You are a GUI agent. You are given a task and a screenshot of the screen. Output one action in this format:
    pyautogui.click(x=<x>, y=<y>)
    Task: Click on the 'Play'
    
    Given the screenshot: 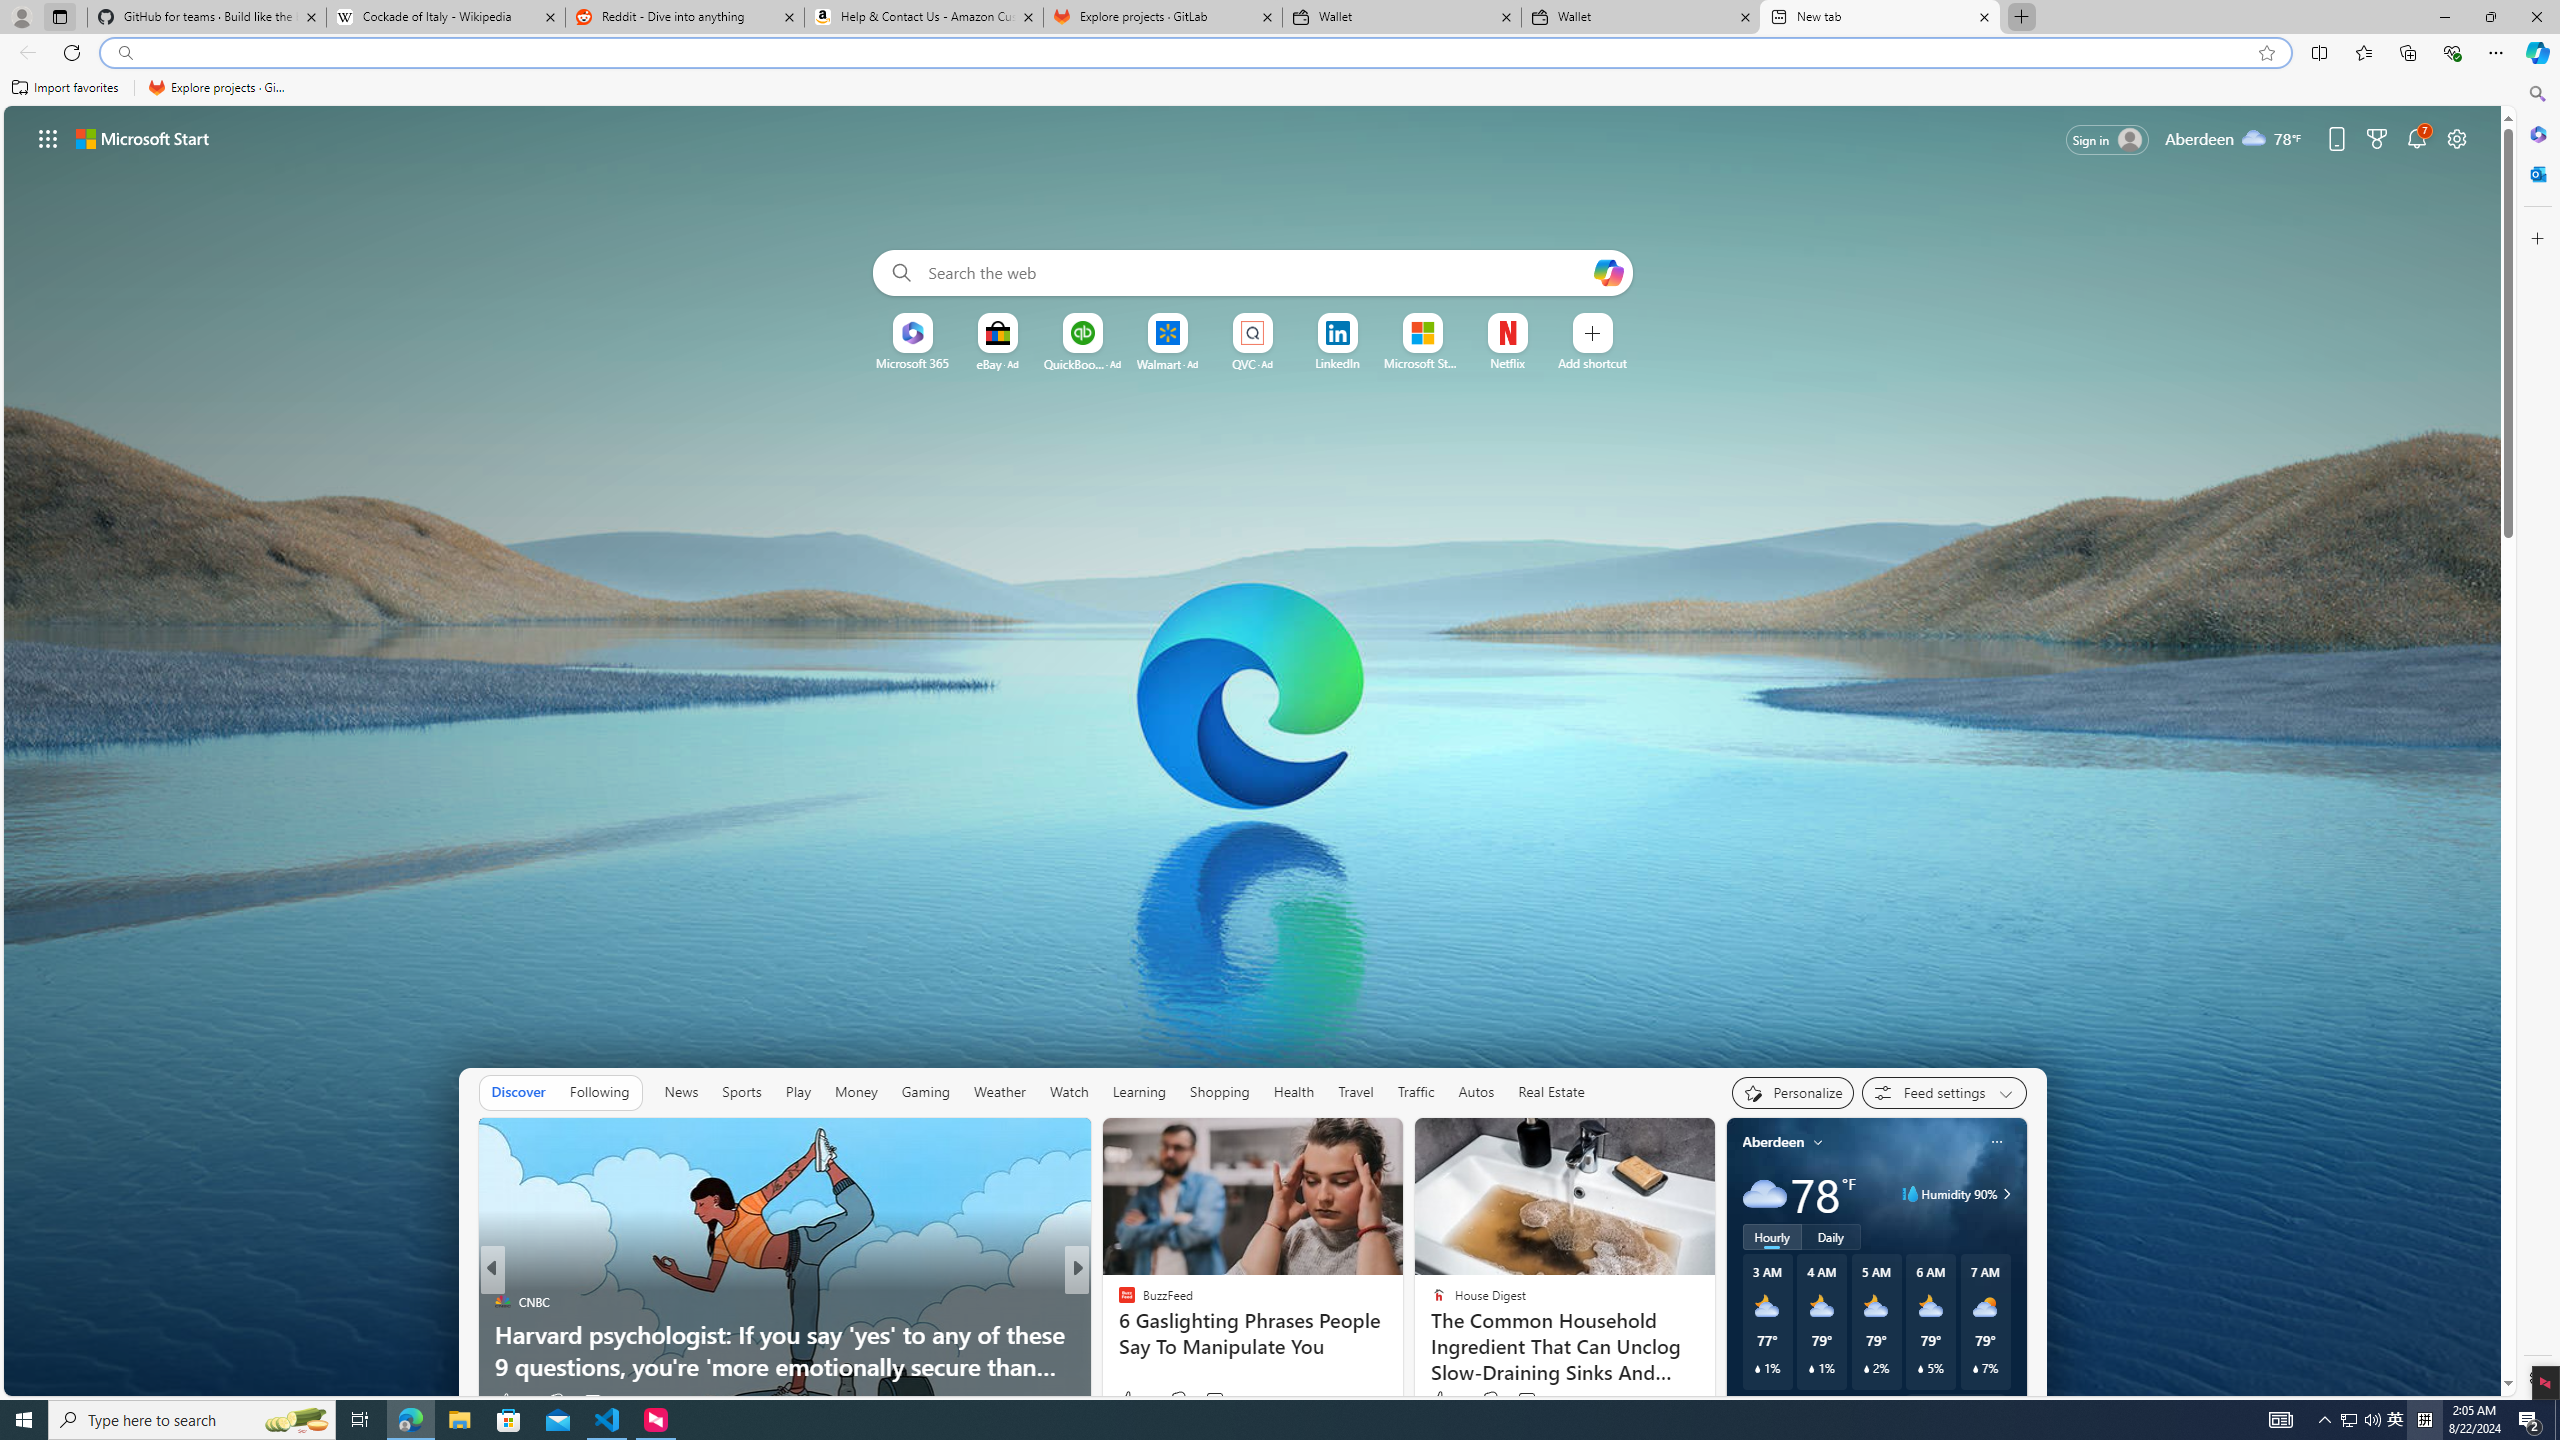 What is the action you would take?
    pyautogui.click(x=798, y=1091)
    